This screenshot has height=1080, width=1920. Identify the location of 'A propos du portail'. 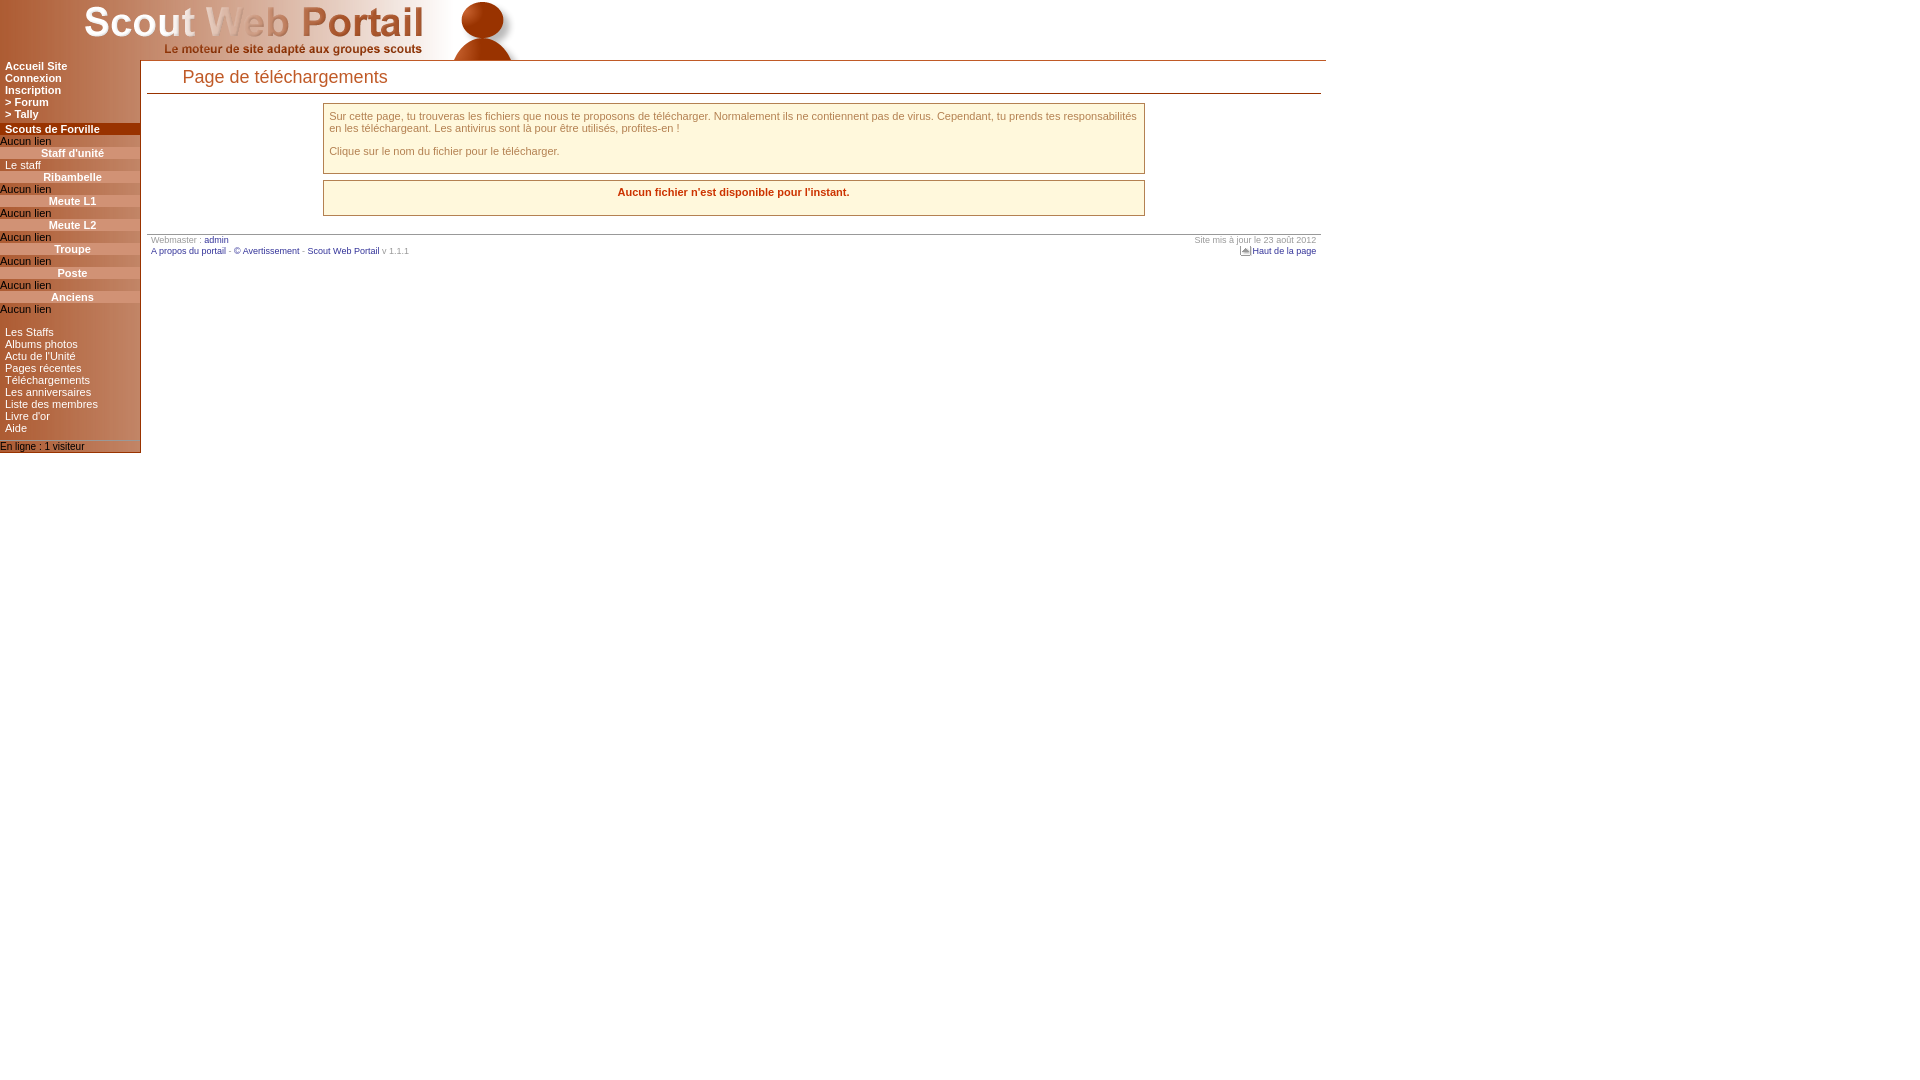
(188, 249).